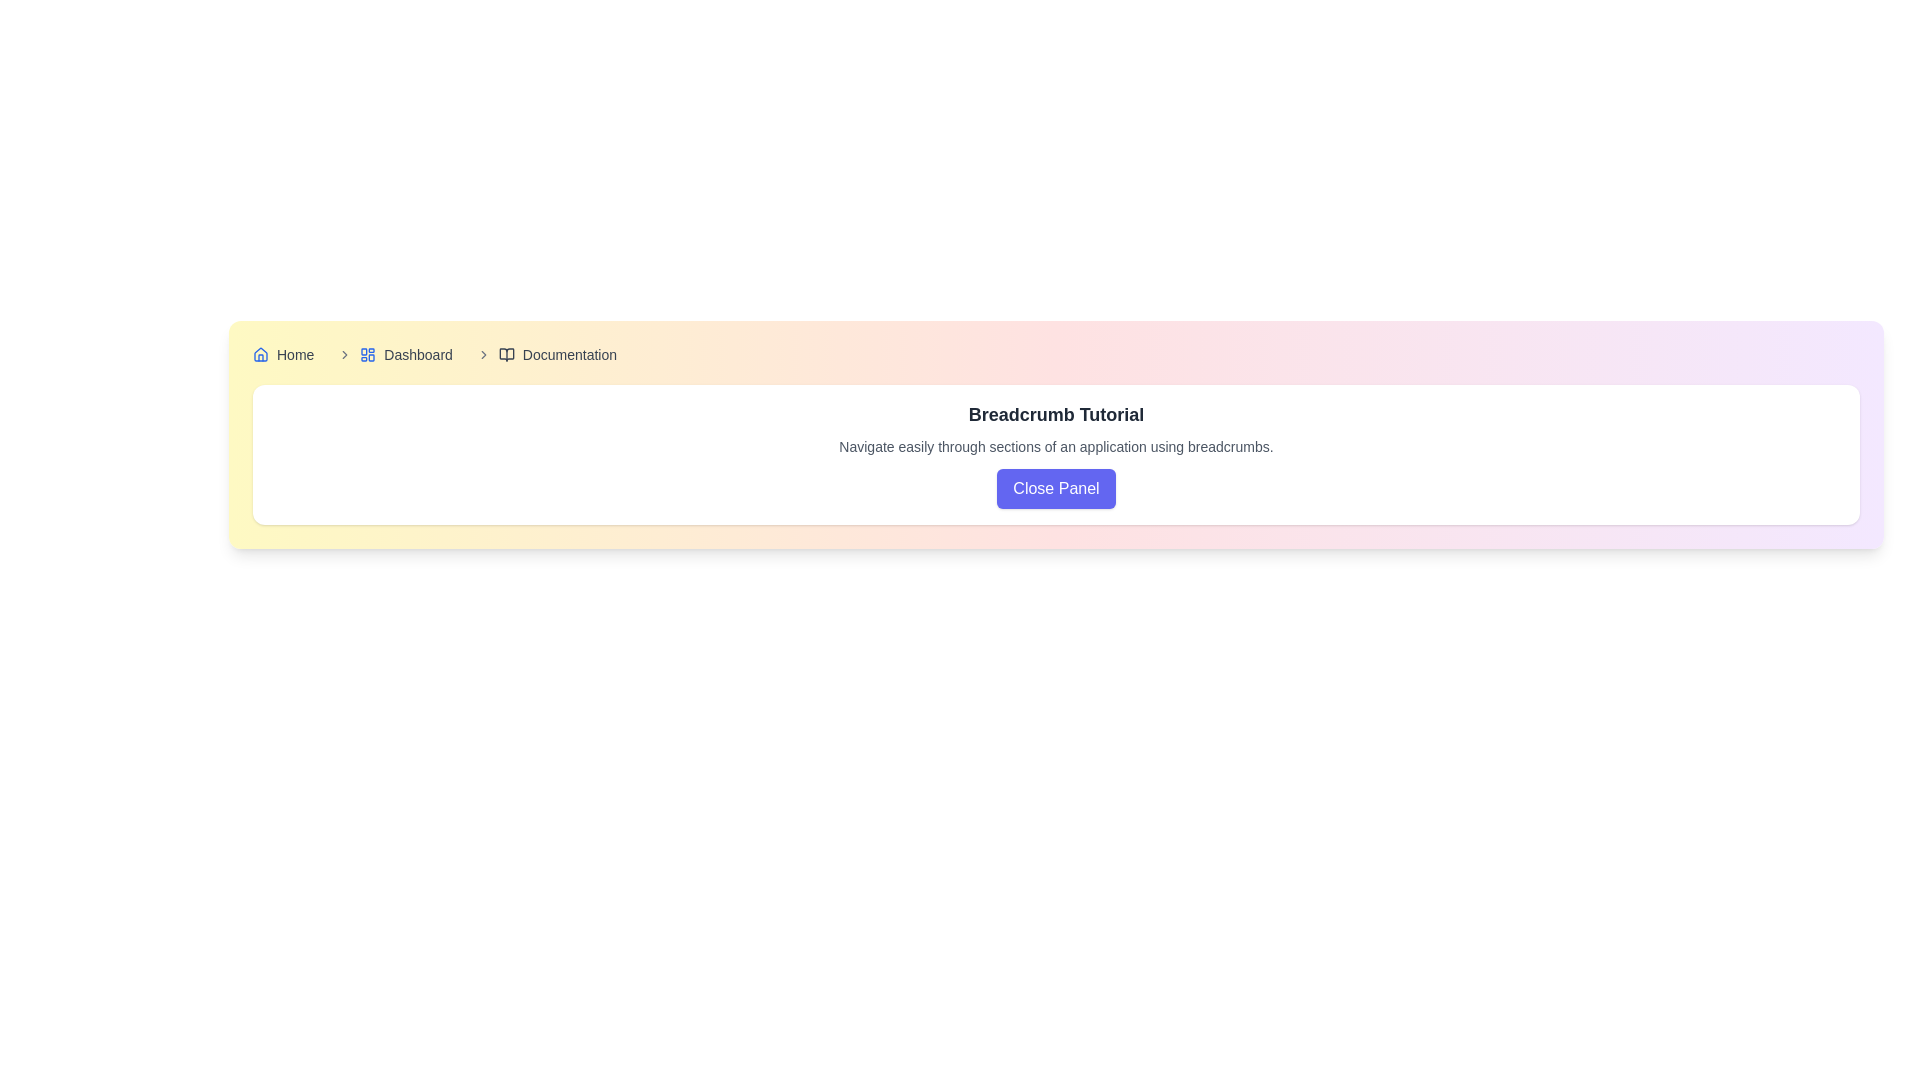 Image resolution: width=1920 pixels, height=1080 pixels. What do you see at coordinates (1055, 446) in the screenshot?
I see `the explanatory Text label that informs the user about breadcrumbs functionality, positioned between the 'Breadcrumb Tutorial' heading and the 'Close Panel' button` at bounding box center [1055, 446].